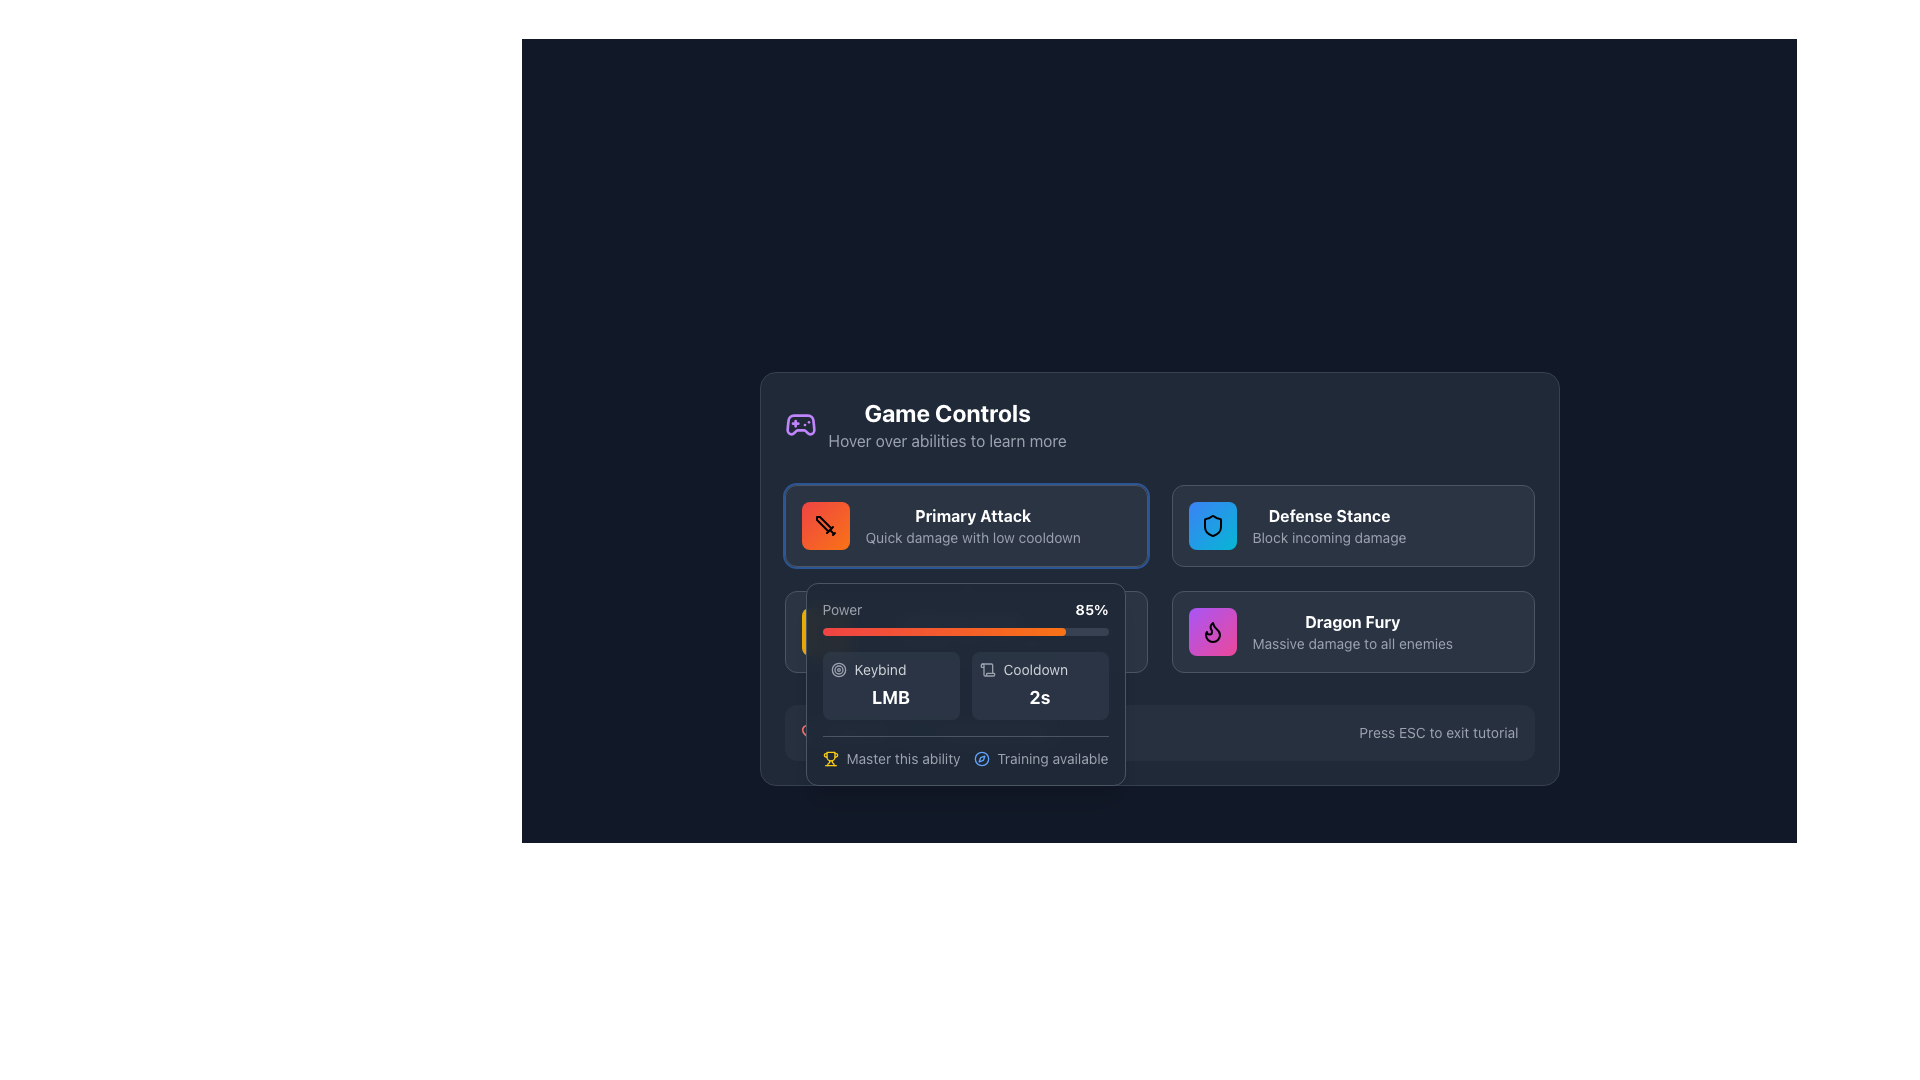 This screenshot has width=1920, height=1080. What do you see at coordinates (800, 423) in the screenshot?
I see `the game controller icon with a purple outline located in the 'Game Controls' section, to the left of the title text 'Game Controls'` at bounding box center [800, 423].